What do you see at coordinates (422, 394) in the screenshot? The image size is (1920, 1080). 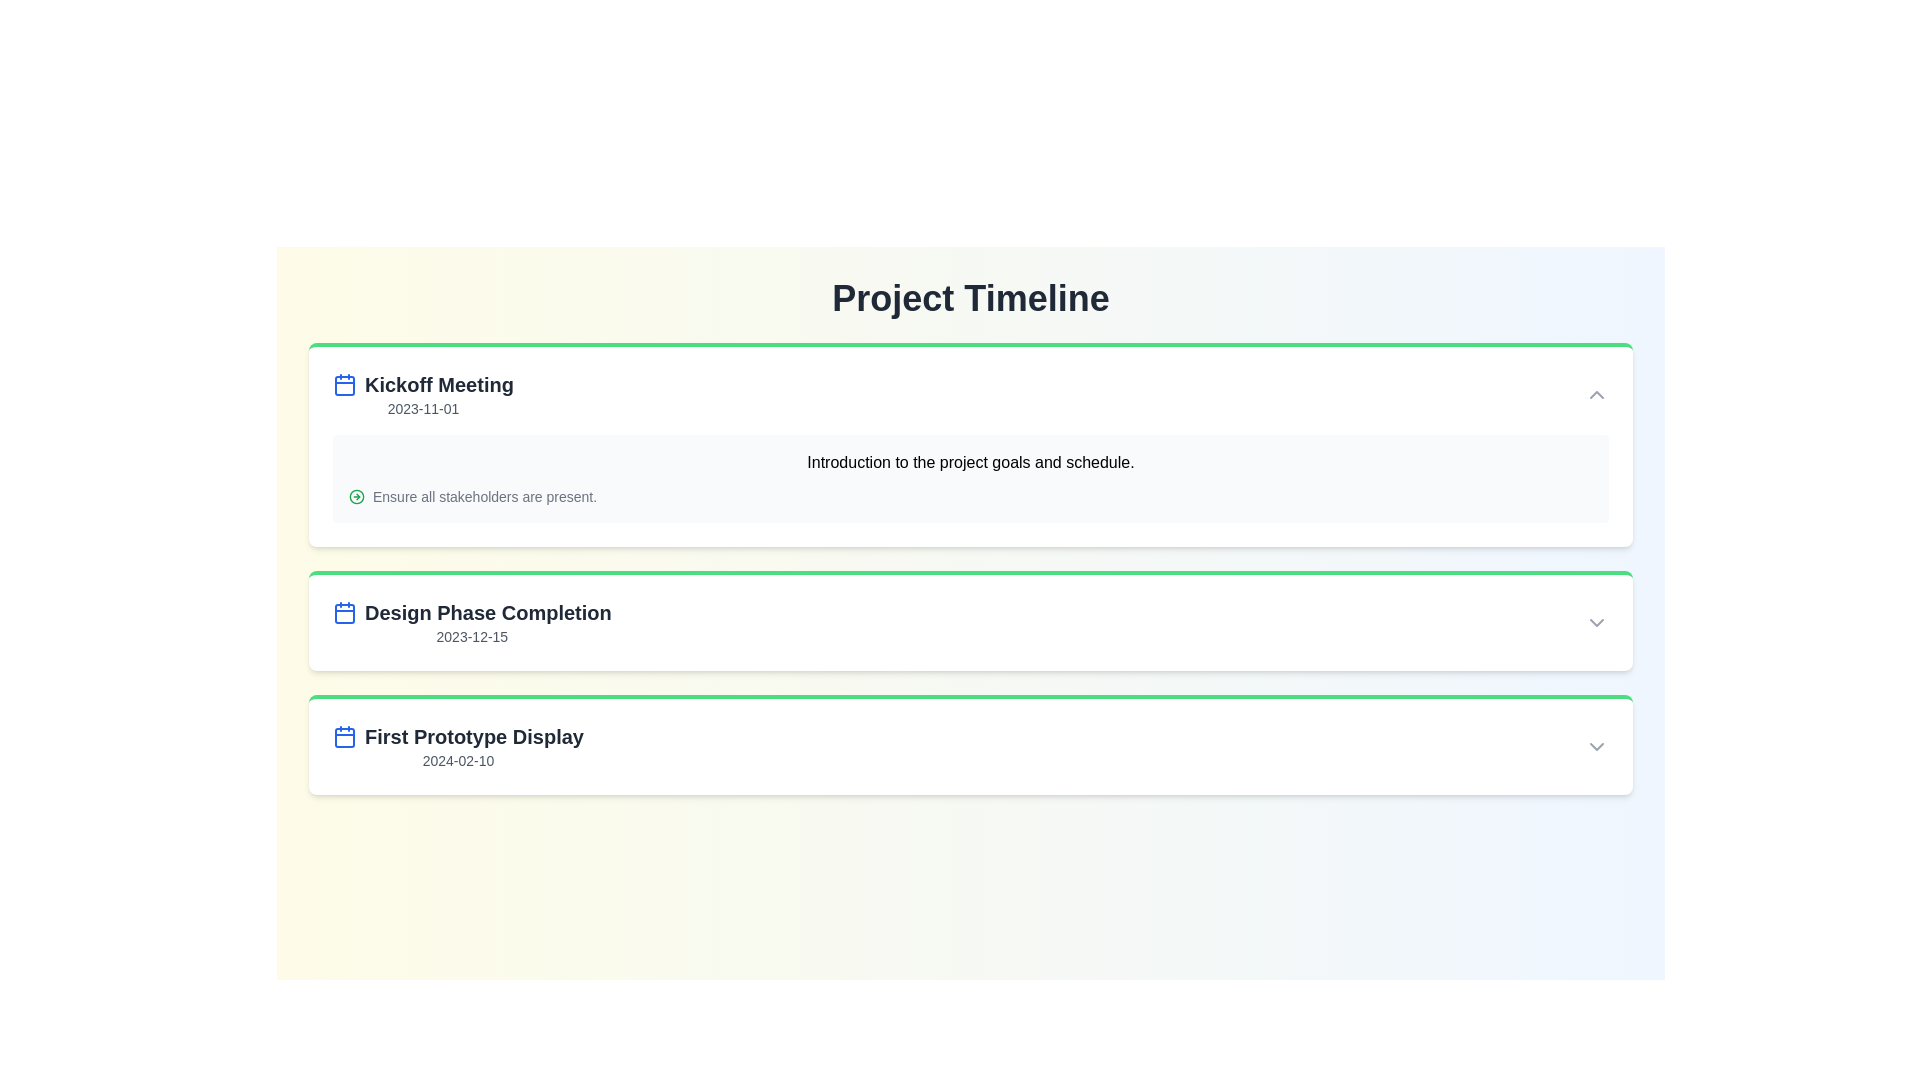 I see `the 'Kickoff Meeting' text in the informational component` at bounding box center [422, 394].